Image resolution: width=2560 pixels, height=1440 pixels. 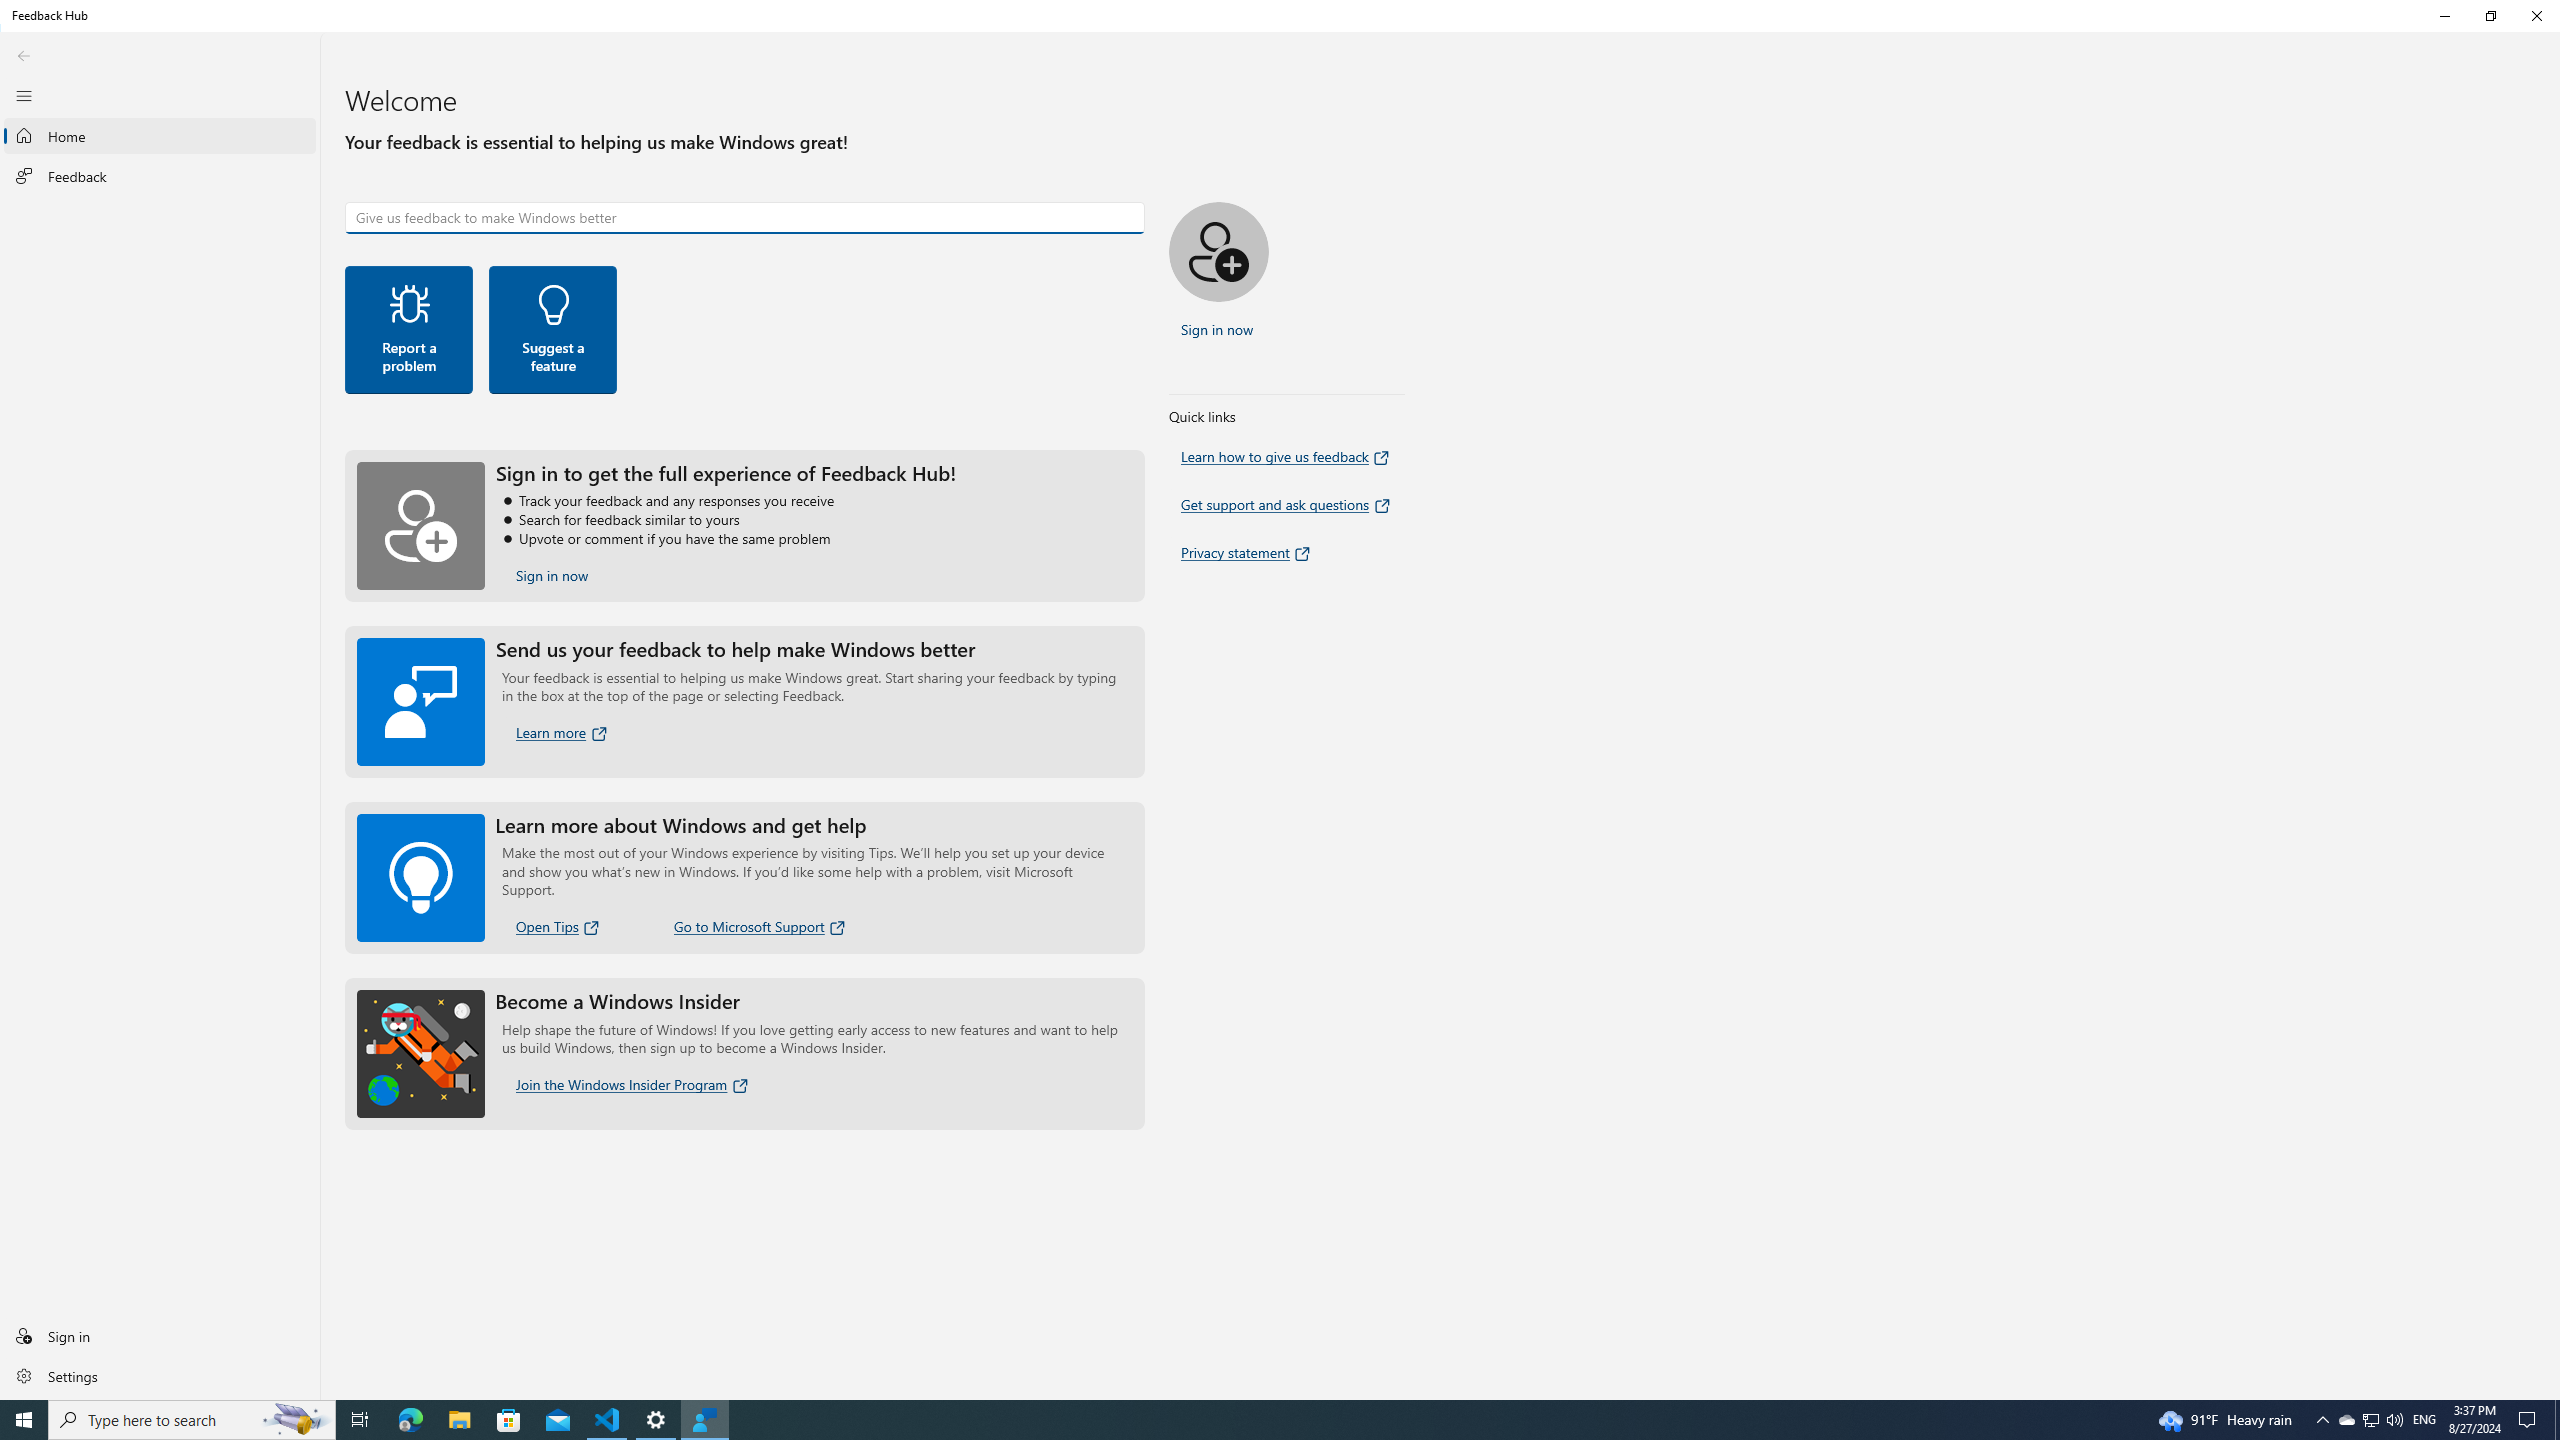 What do you see at coordinates (562, 731) in the screenshot?
I see `'Learn more about providing feedback.'` at bounding box center [562, 731].